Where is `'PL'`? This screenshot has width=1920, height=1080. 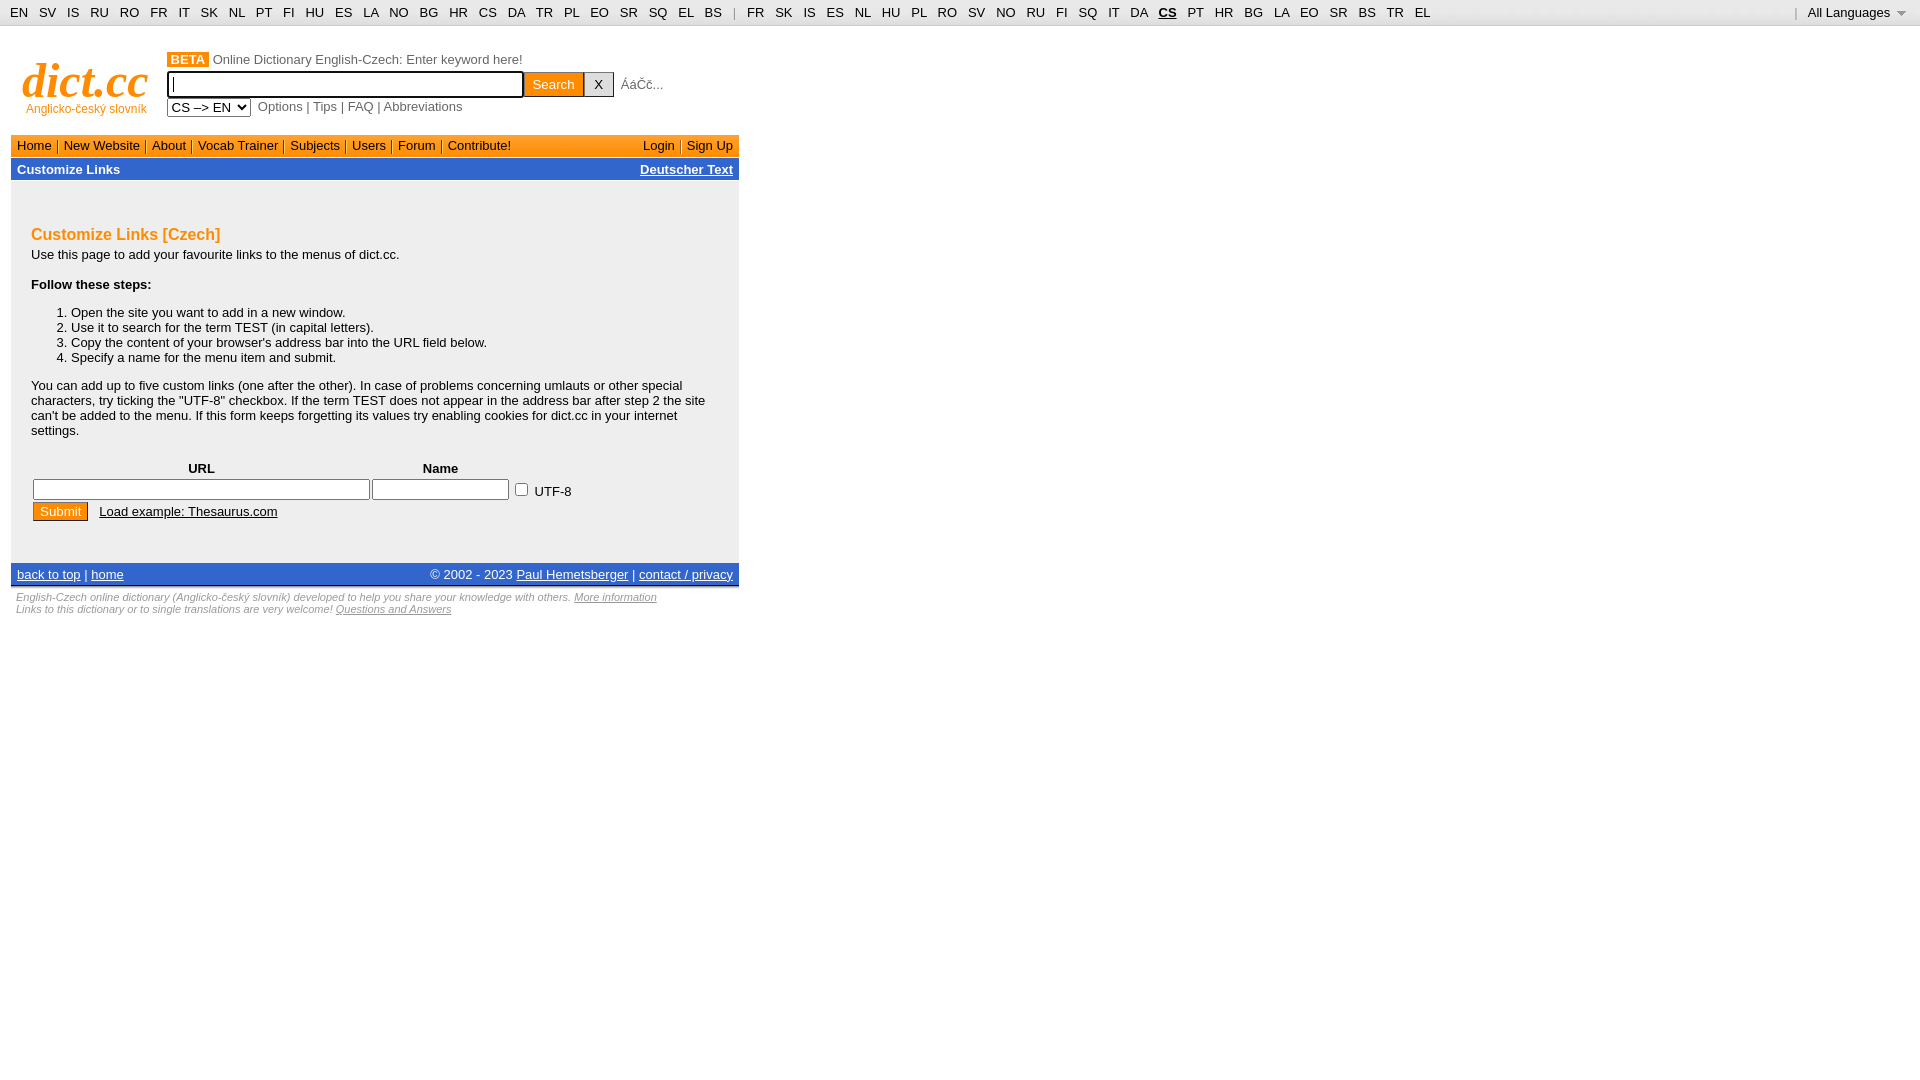
'PL' is located at coordinates (570, 12).